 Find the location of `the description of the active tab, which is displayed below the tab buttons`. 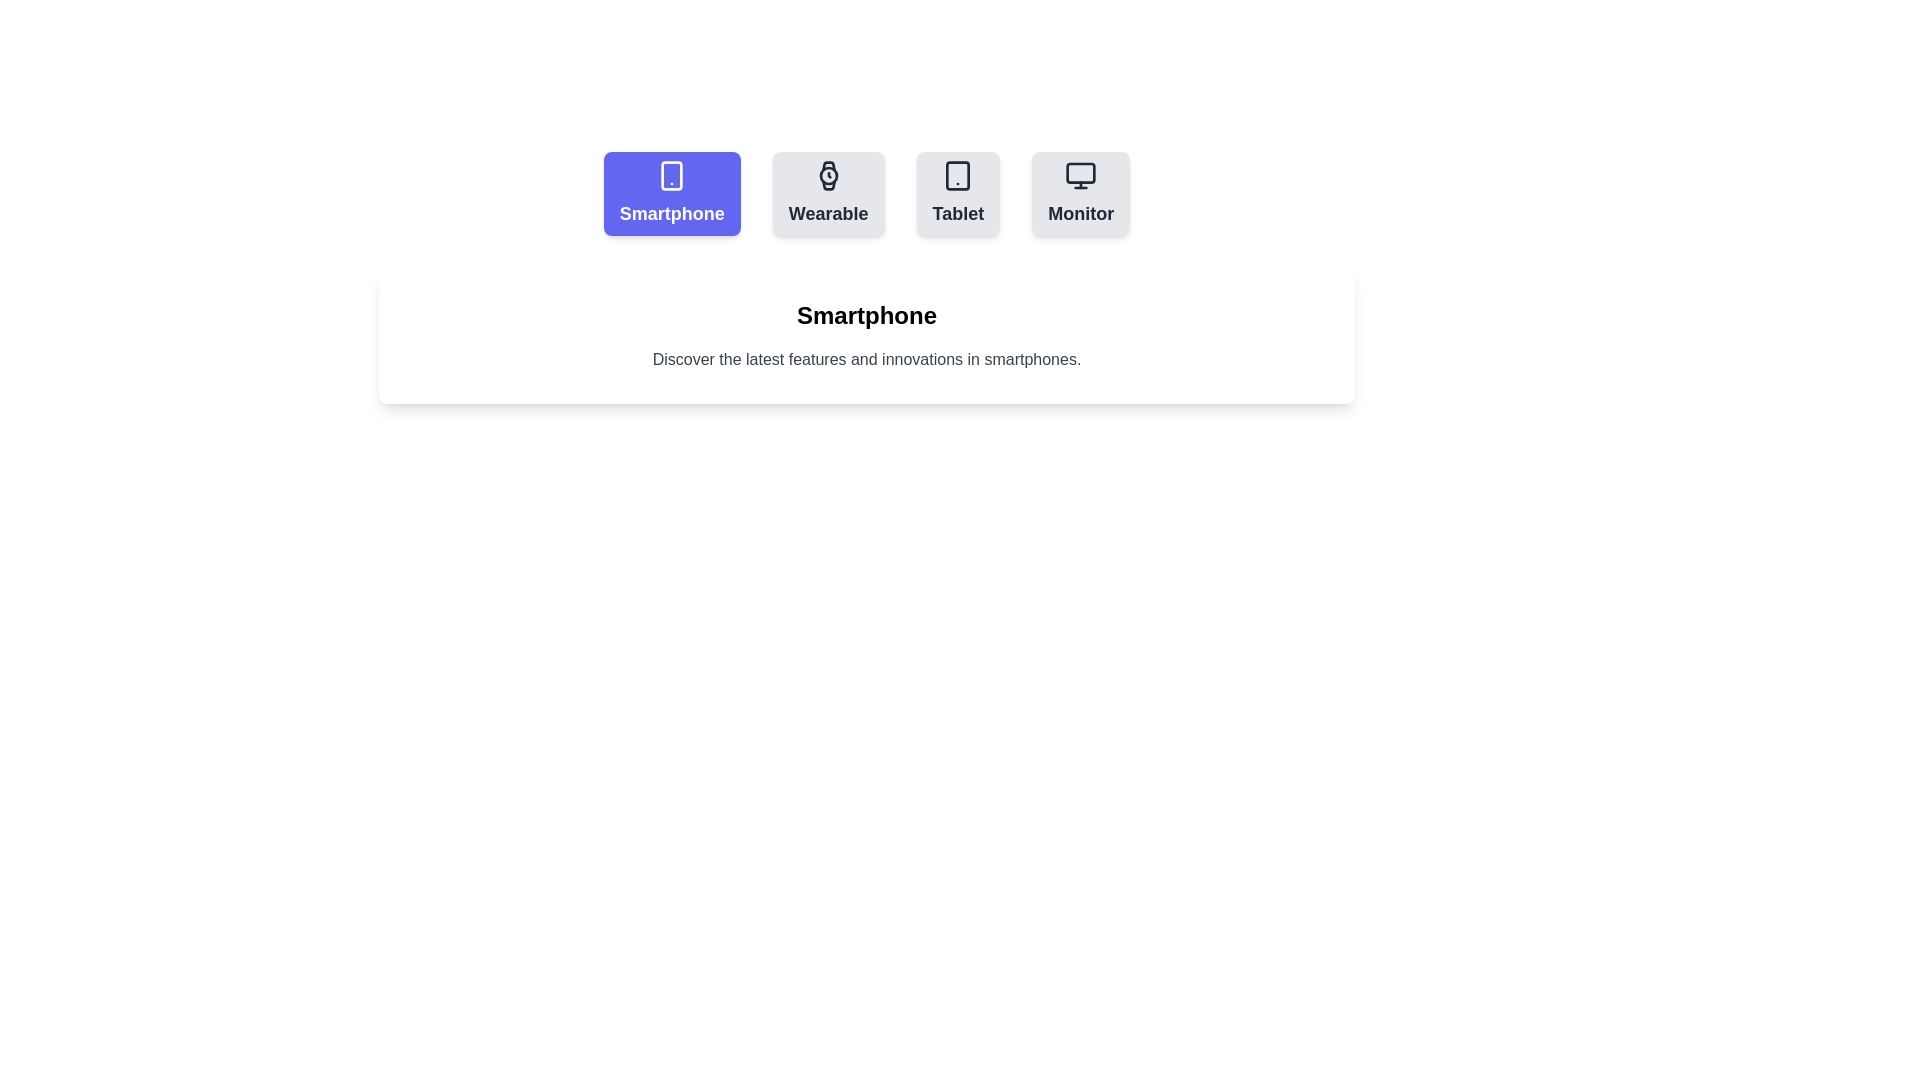

the description of the active tab, which is displayed below the tab buttons is located at coordinates (867, 358).